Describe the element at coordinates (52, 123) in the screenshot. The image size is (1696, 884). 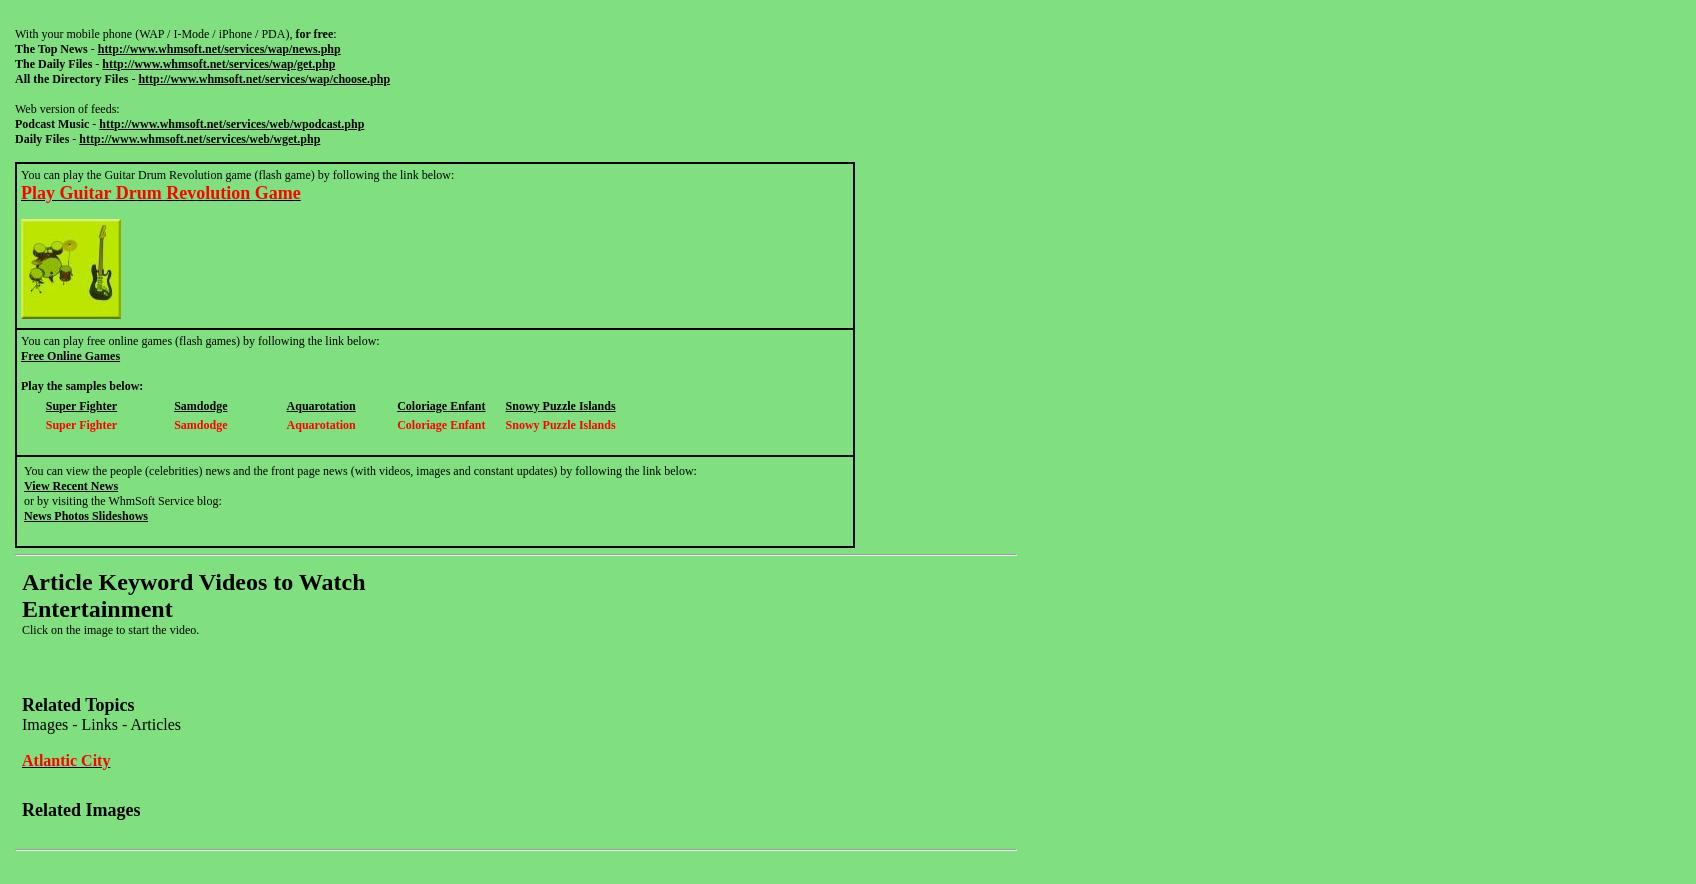
I see `'Podcast Music'` at that location.